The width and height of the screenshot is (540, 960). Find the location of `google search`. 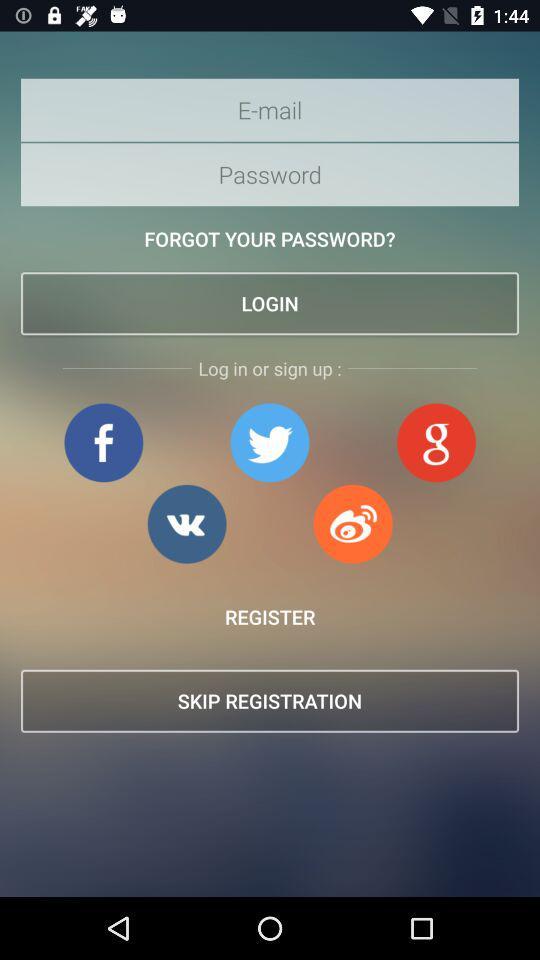

google search is located at coordinates (435, 442).